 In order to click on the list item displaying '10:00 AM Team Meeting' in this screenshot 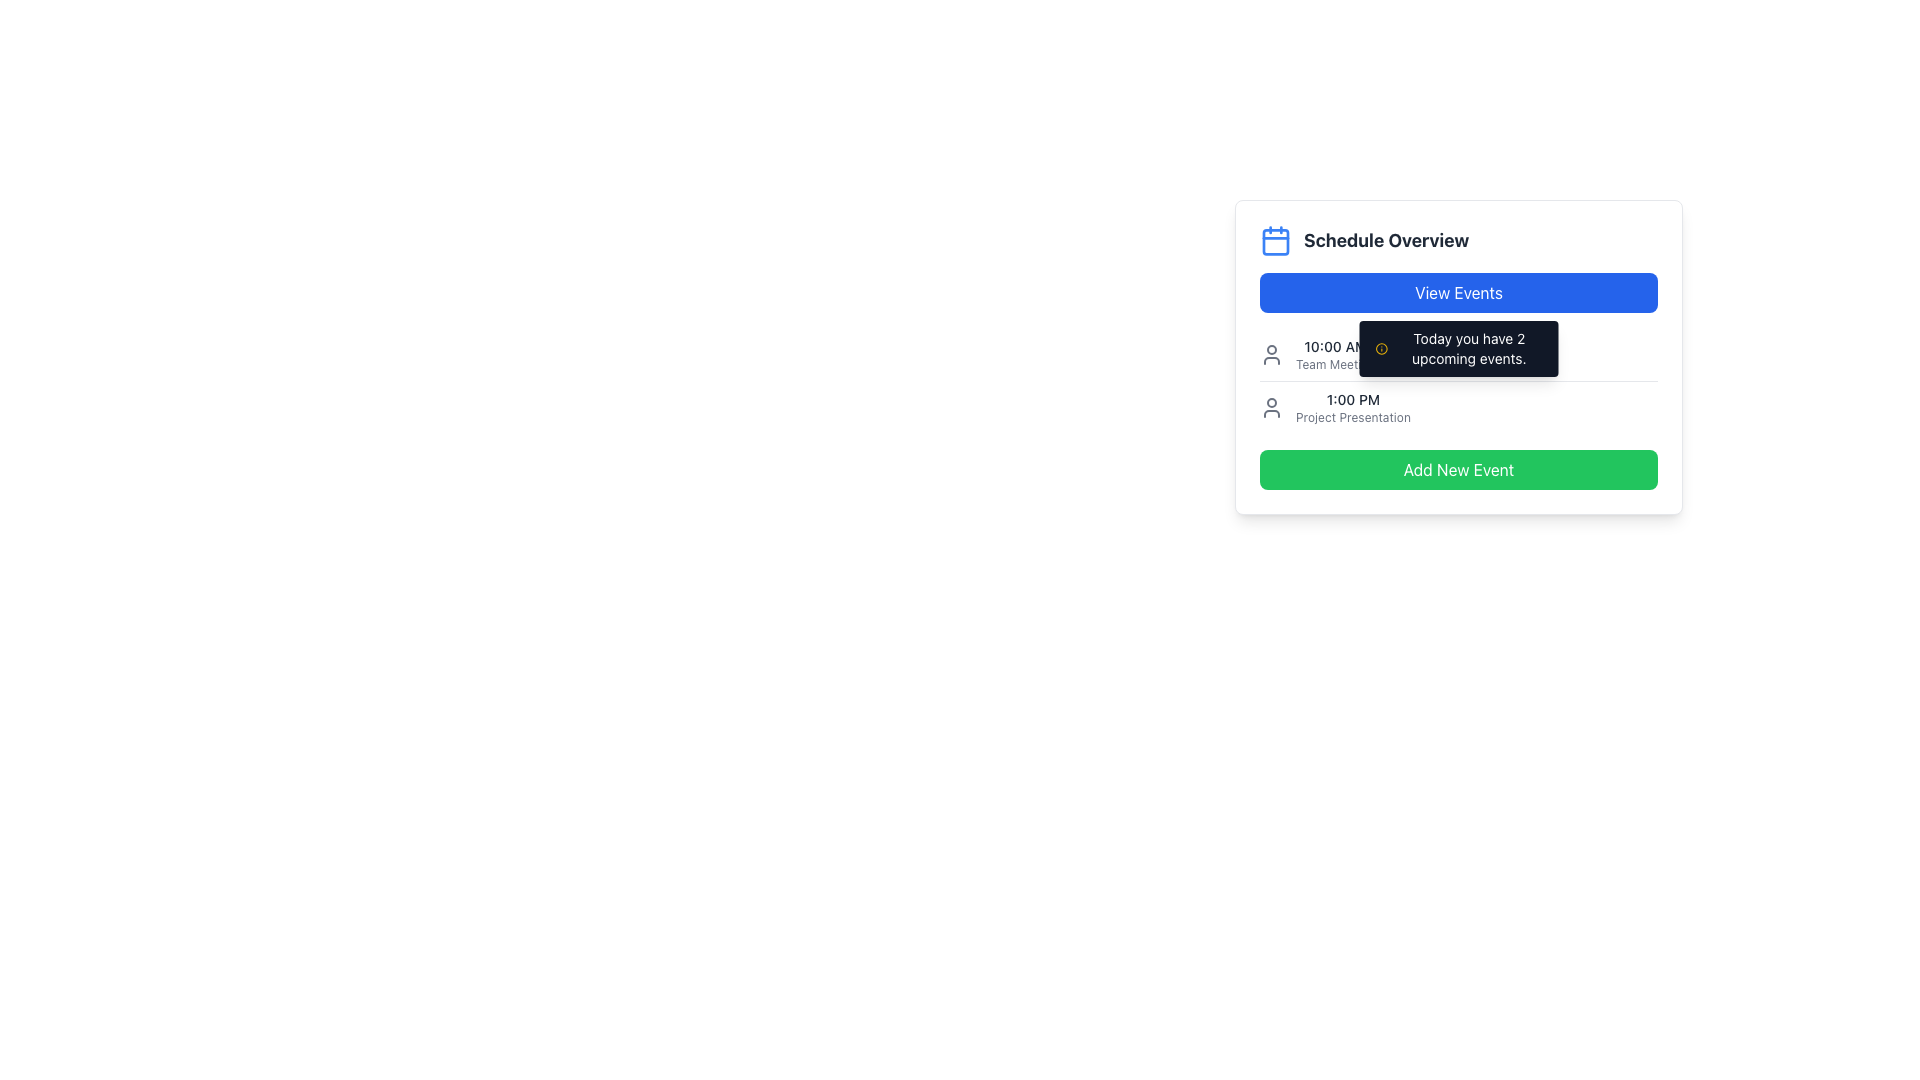, I will do `click(1459, 353)`.